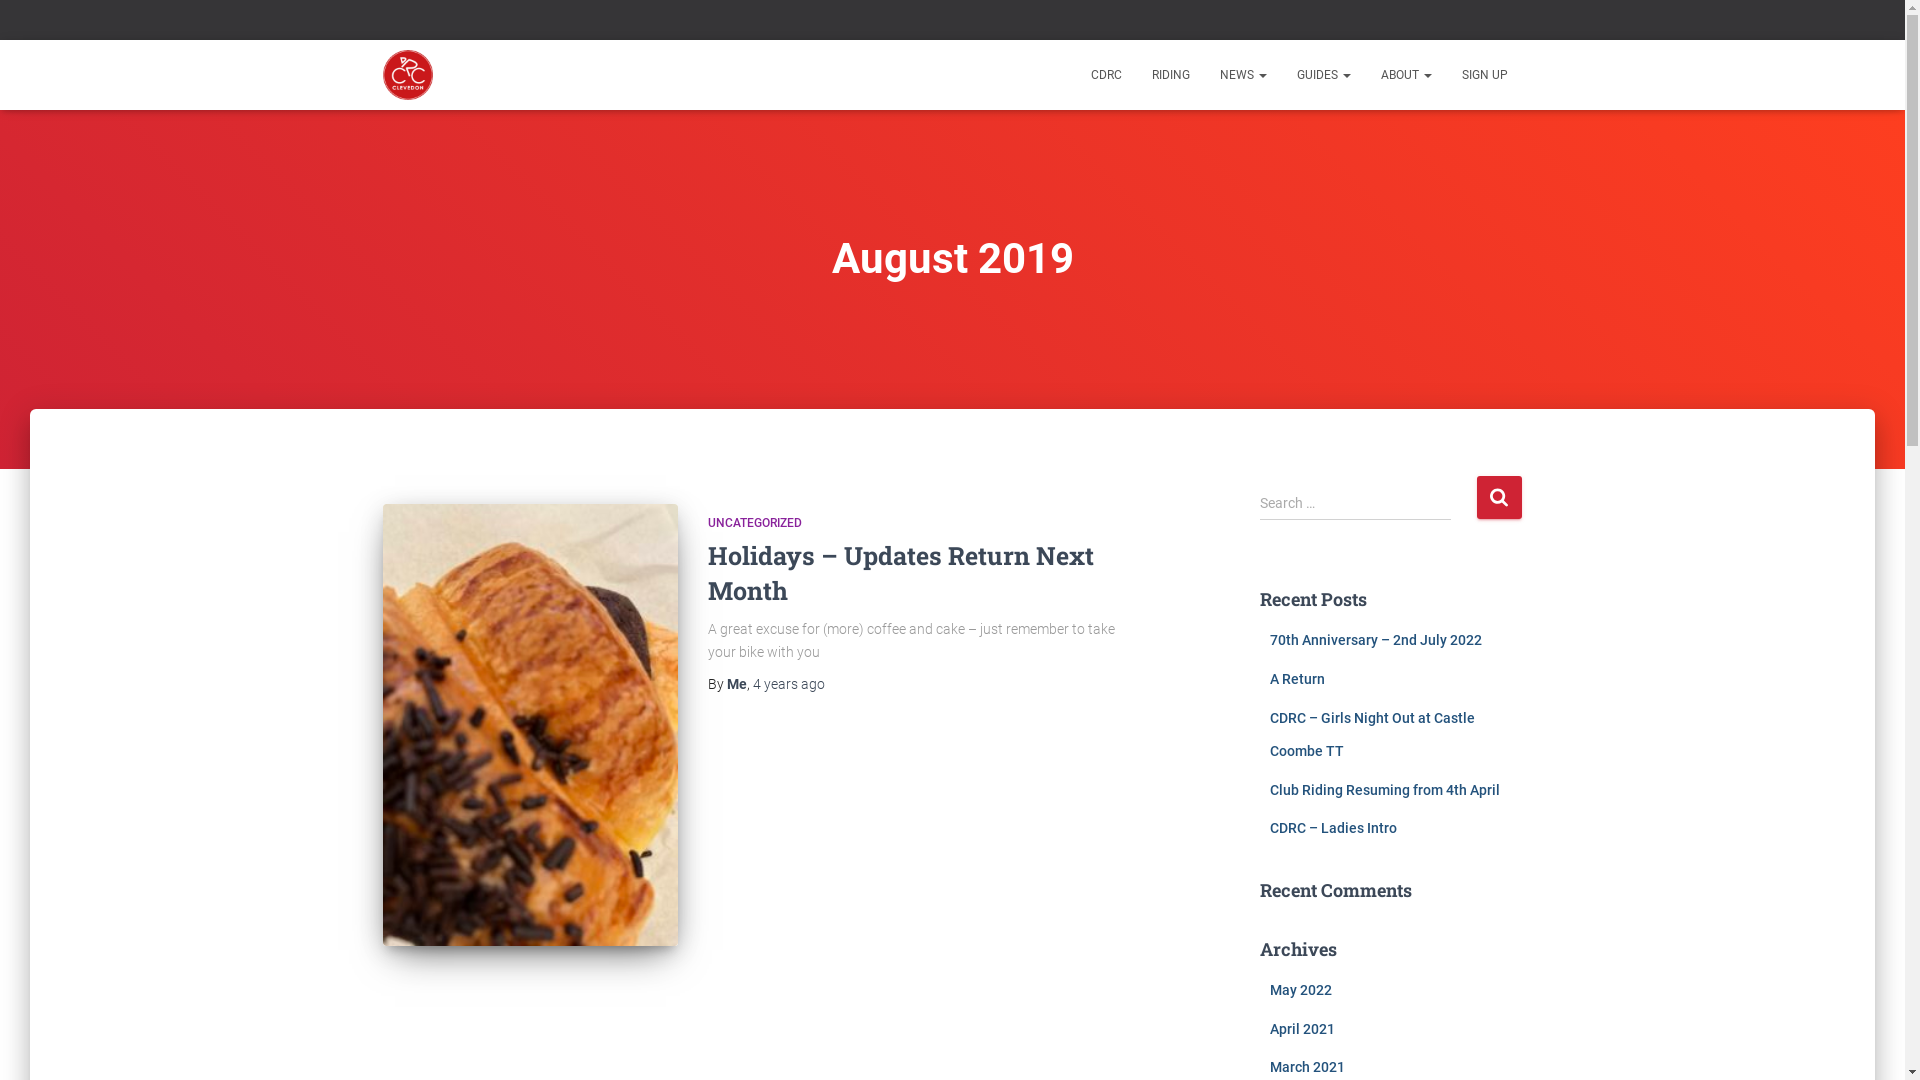 The width and height of the screenshot is (1920, 1080). I want to click on '4 years ago', so click(786, 682).